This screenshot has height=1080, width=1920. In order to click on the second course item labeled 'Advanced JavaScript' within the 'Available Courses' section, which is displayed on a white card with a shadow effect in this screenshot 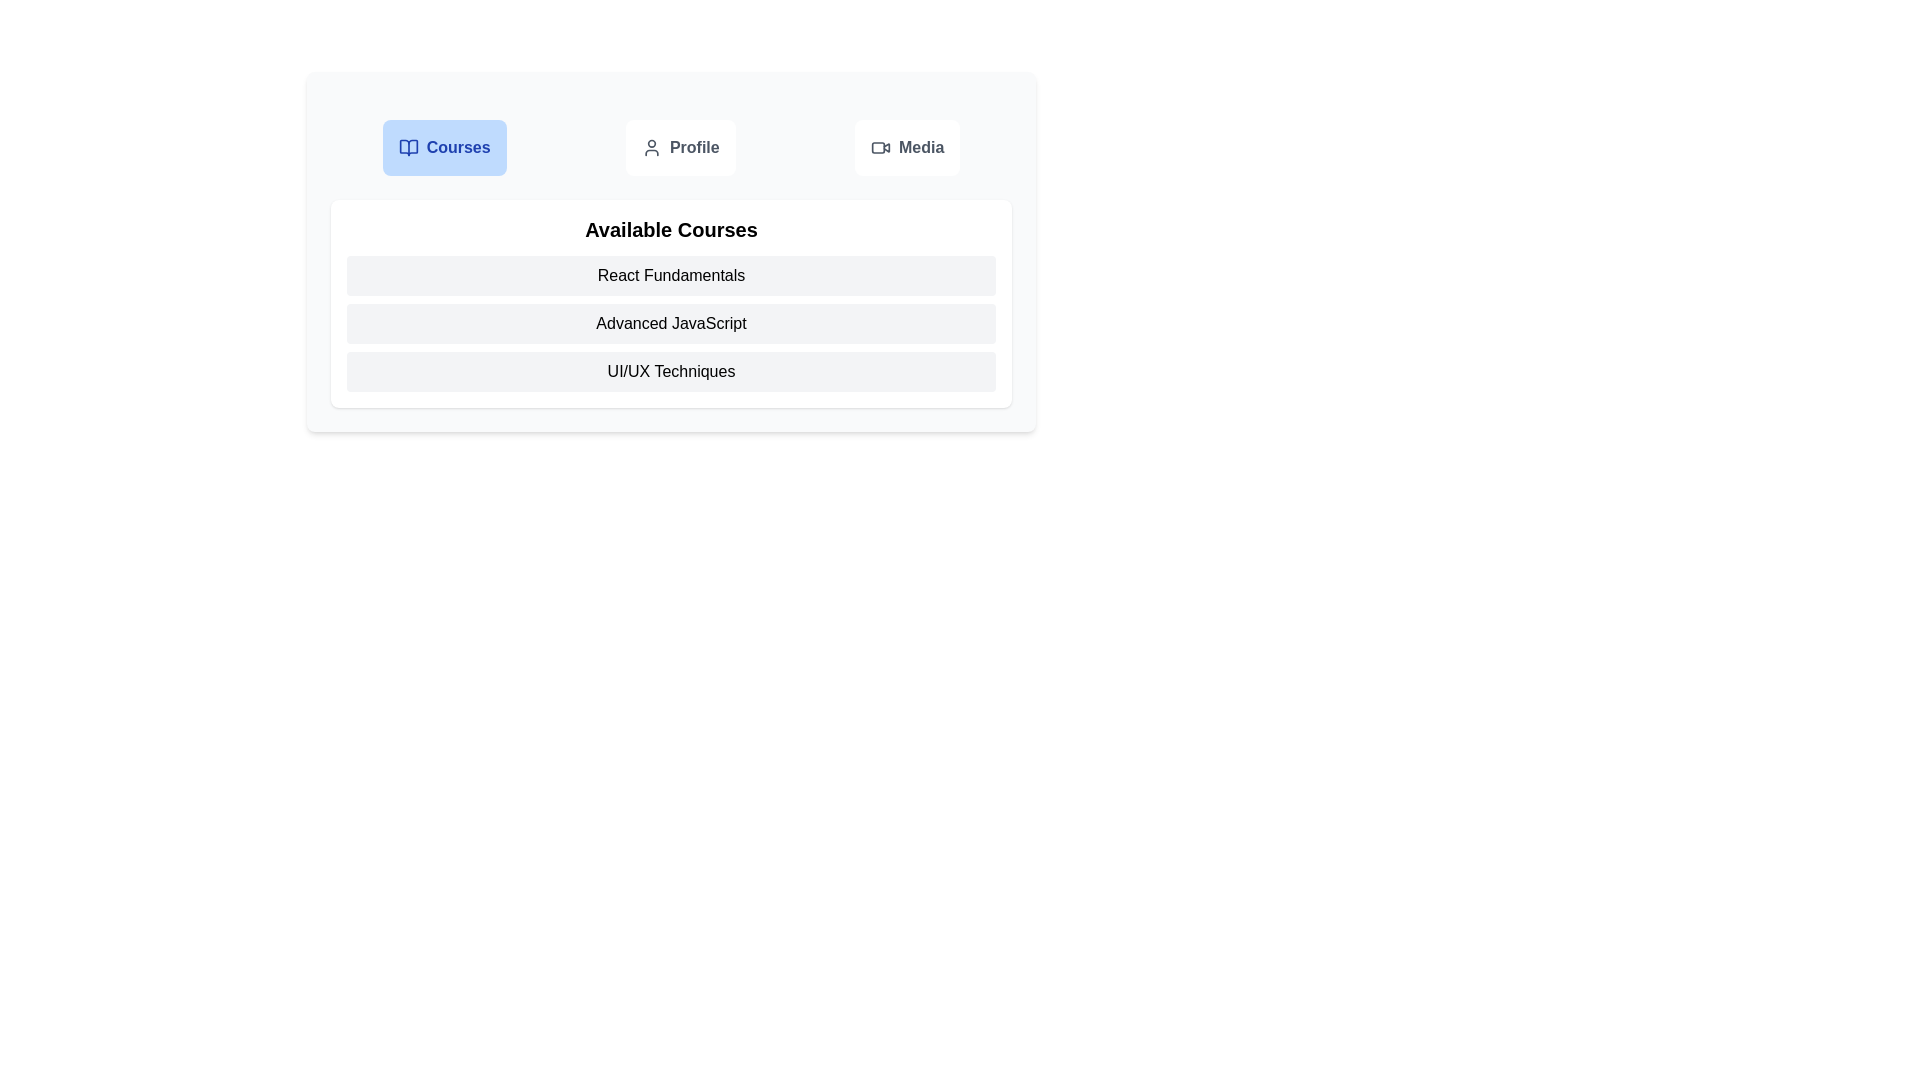, I will do `click(671, 304)`.